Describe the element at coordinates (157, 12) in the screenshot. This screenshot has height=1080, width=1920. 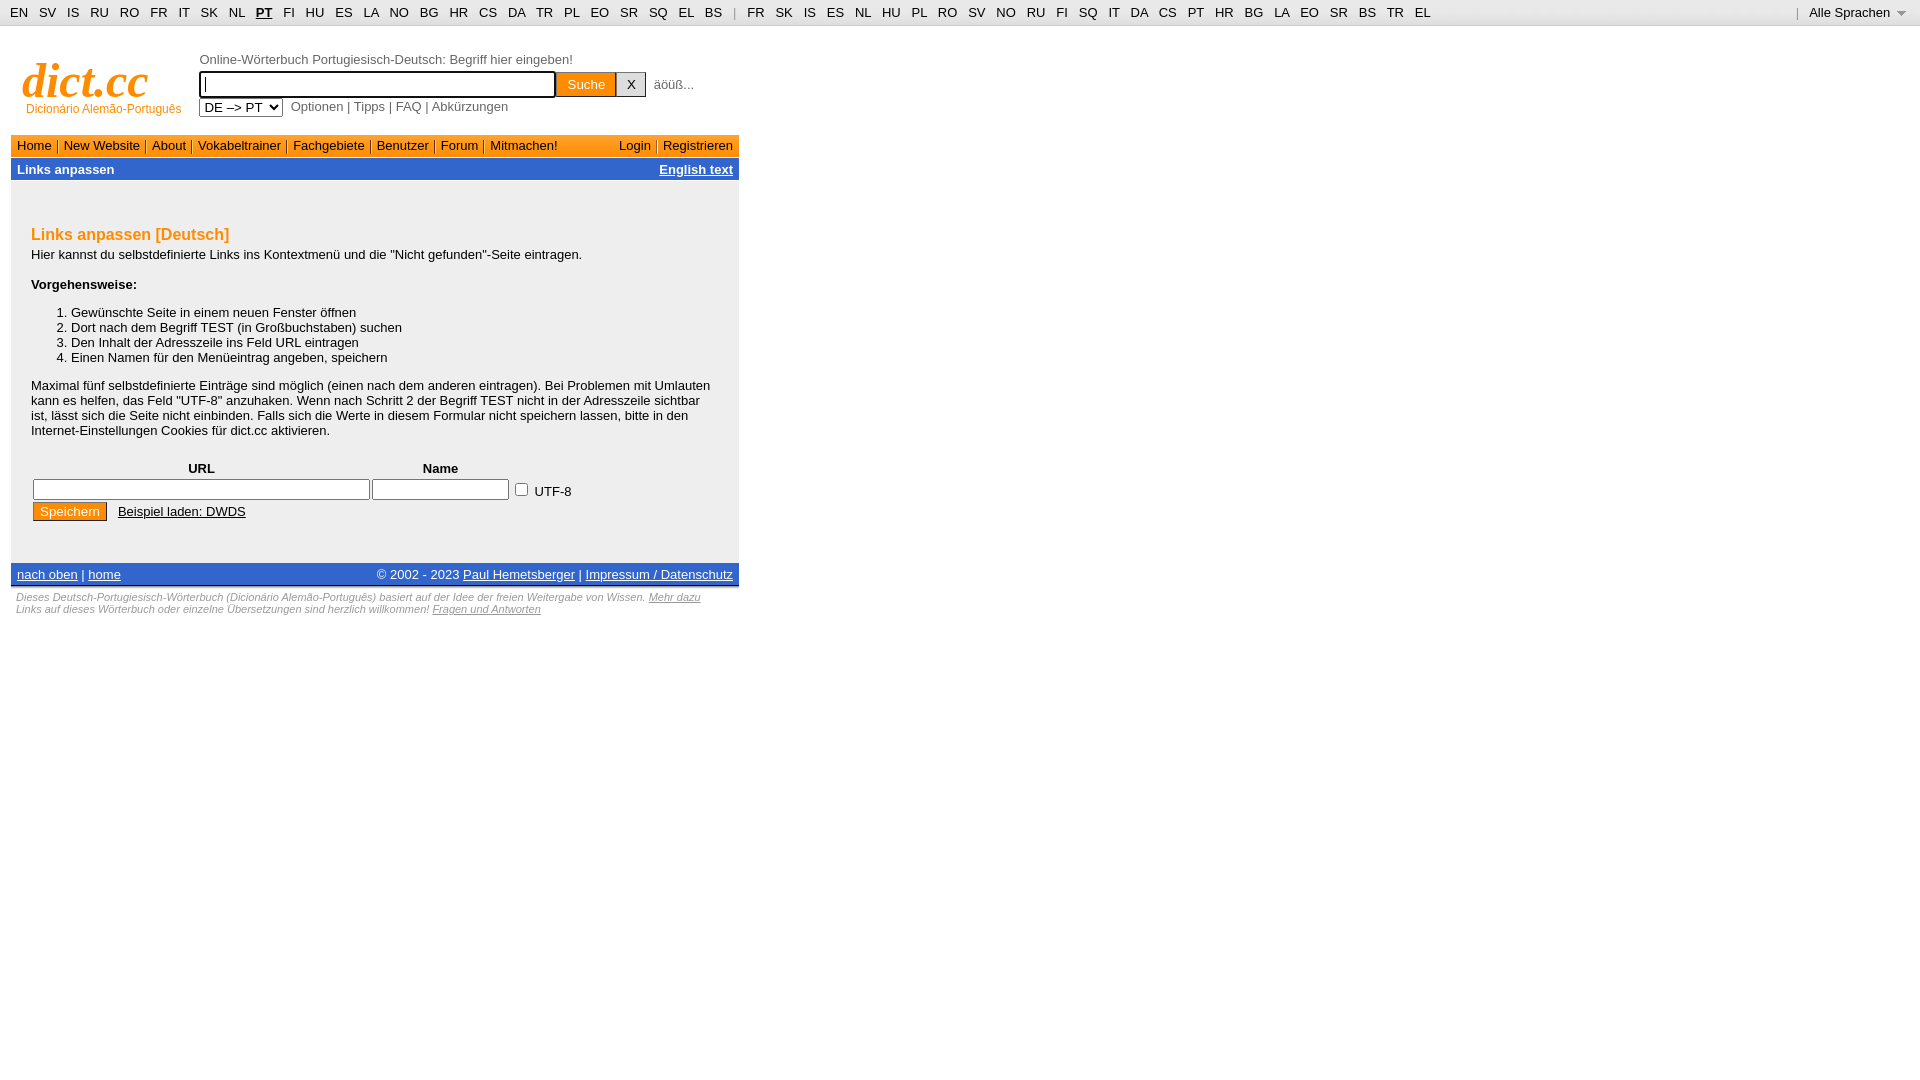
I see `'FR'` at that location.